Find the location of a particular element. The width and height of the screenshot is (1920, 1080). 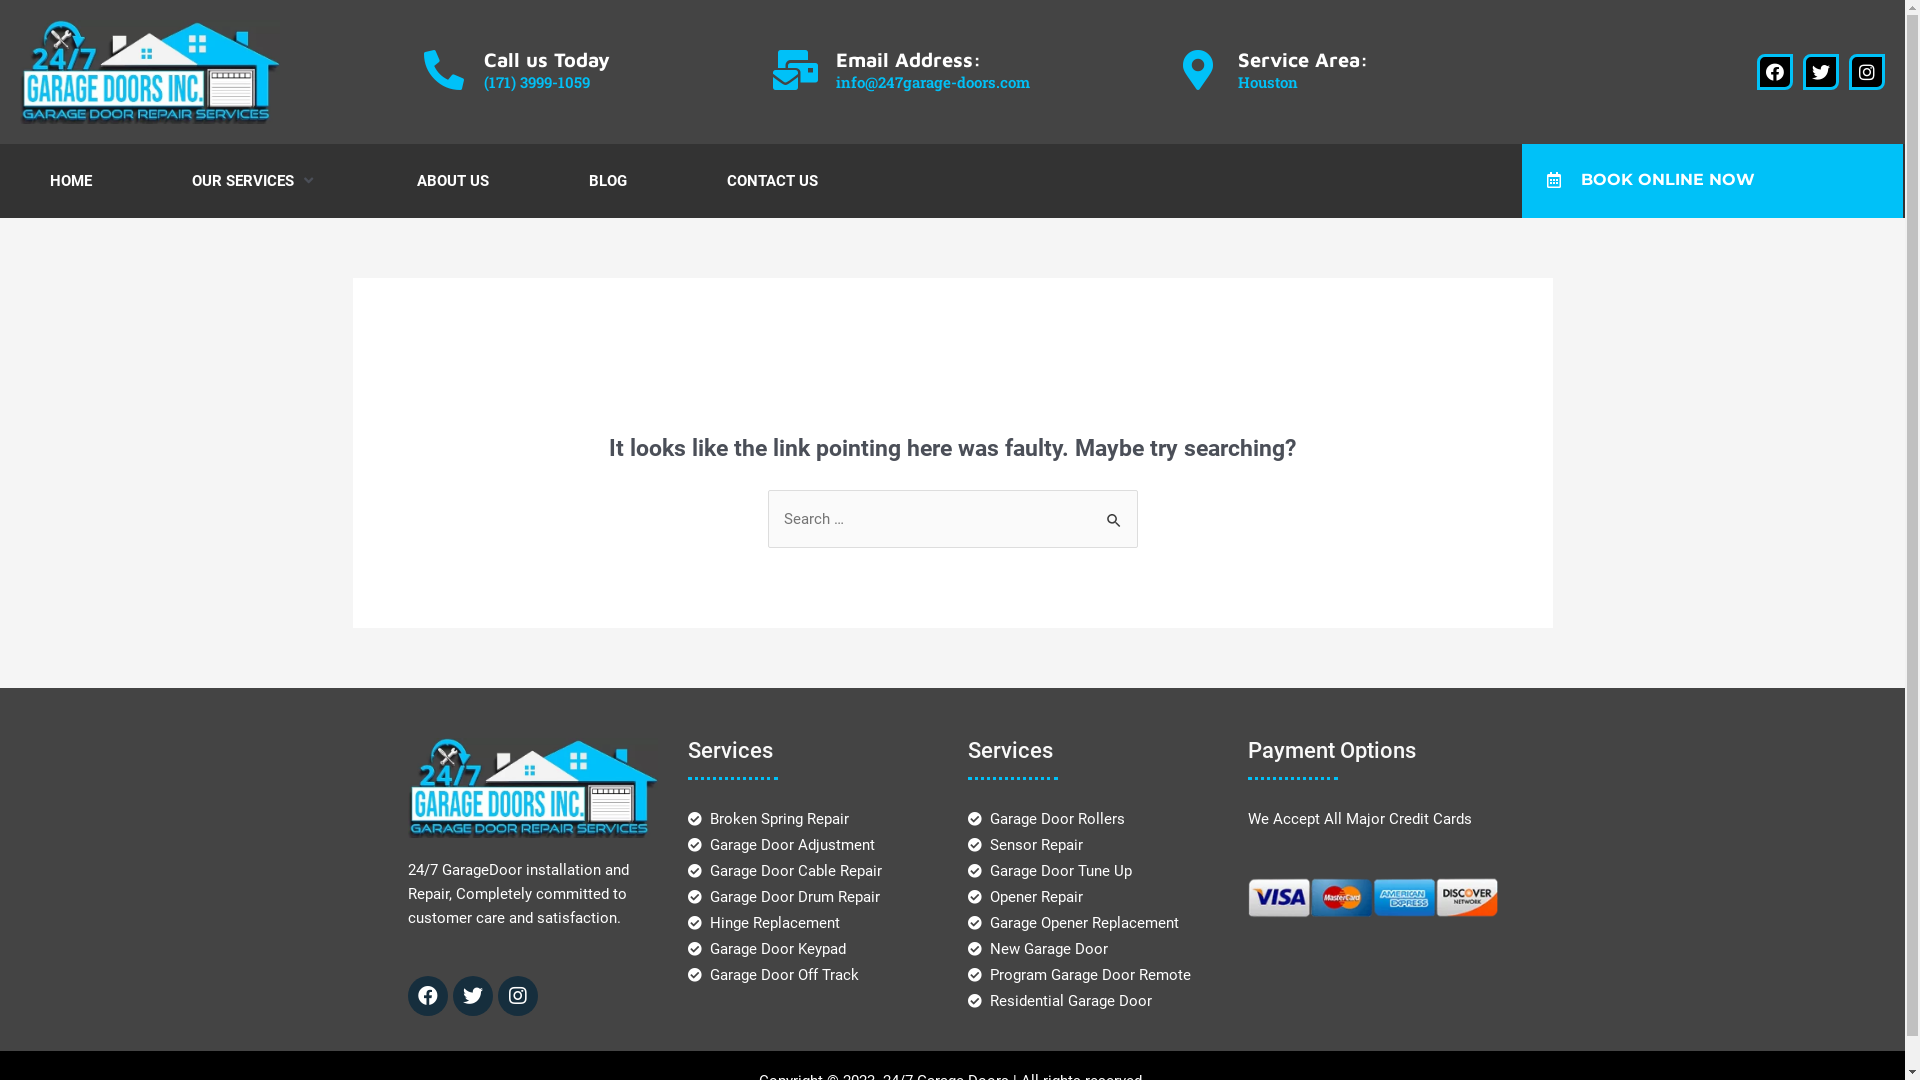

'Garage Opener Replacement' is located at coordinates (1073, 922).